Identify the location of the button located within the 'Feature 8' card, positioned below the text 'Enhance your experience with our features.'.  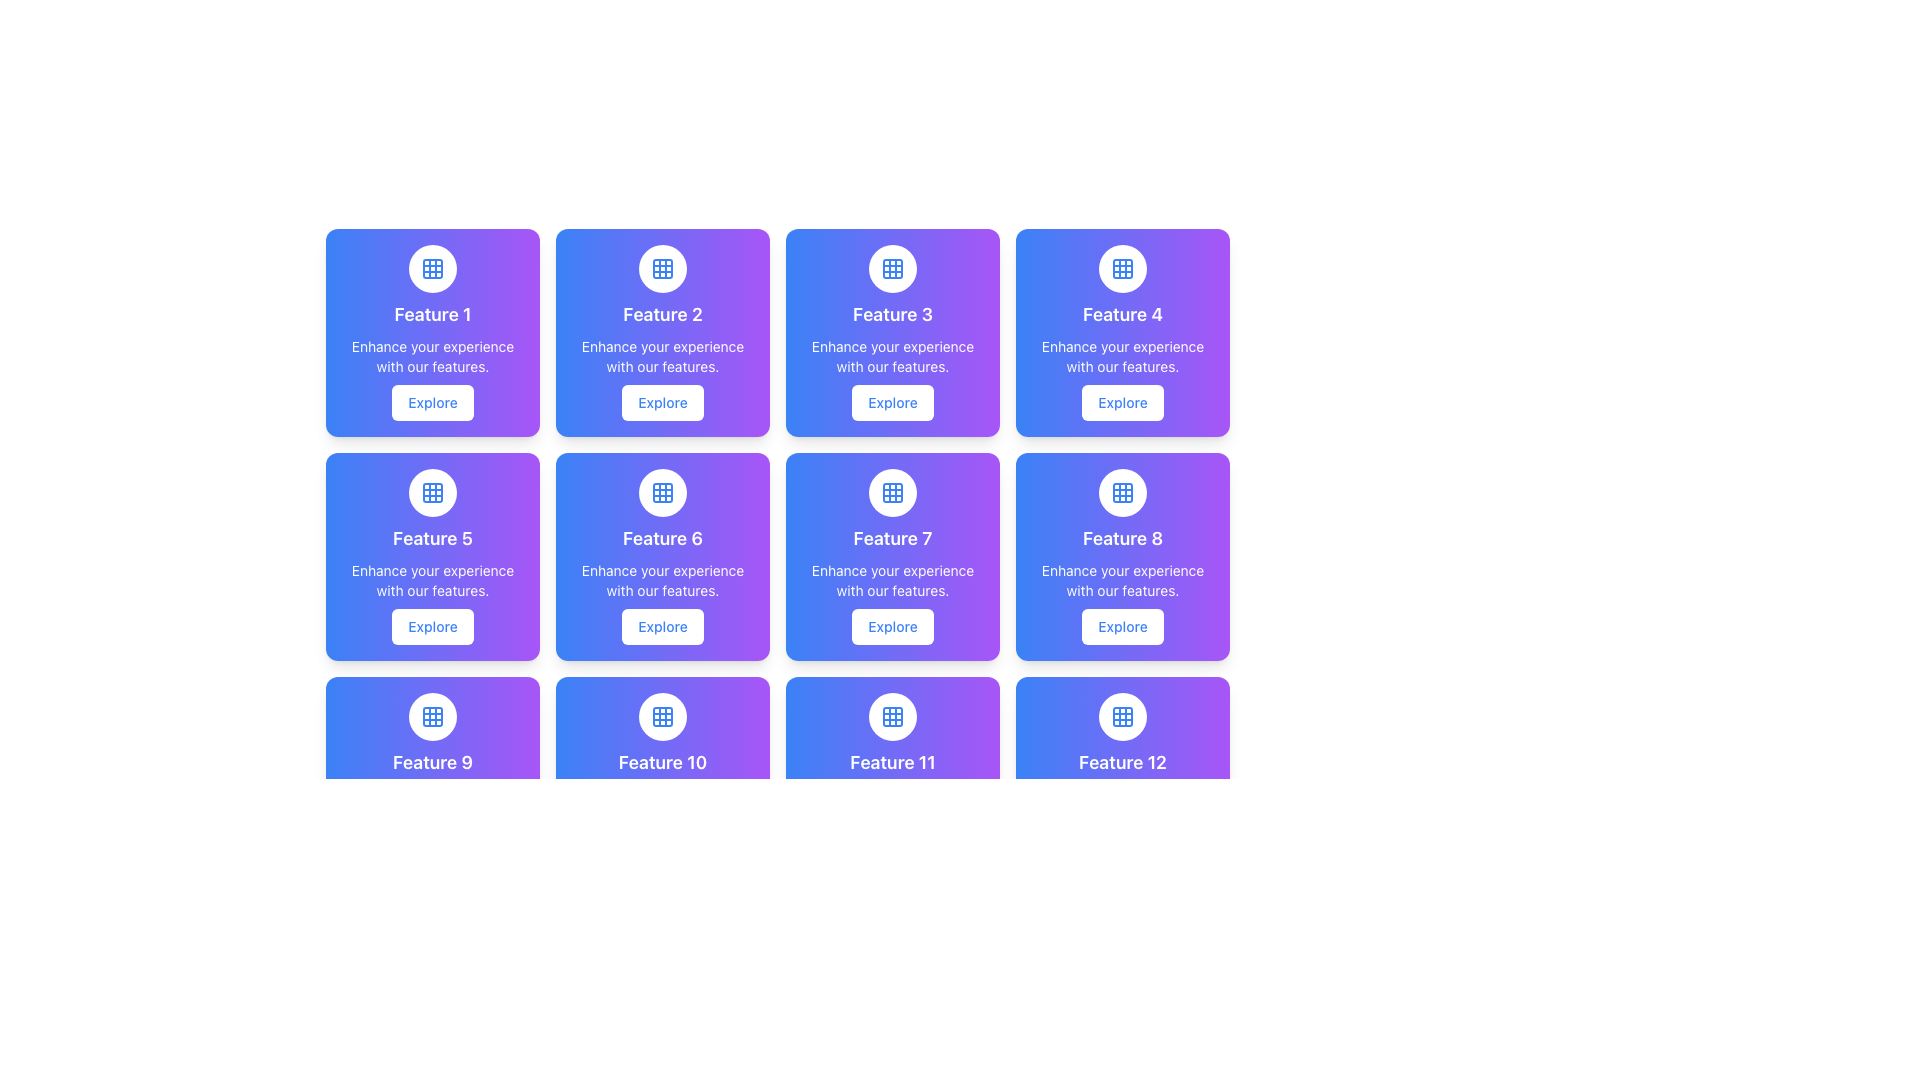
(1123, 626).